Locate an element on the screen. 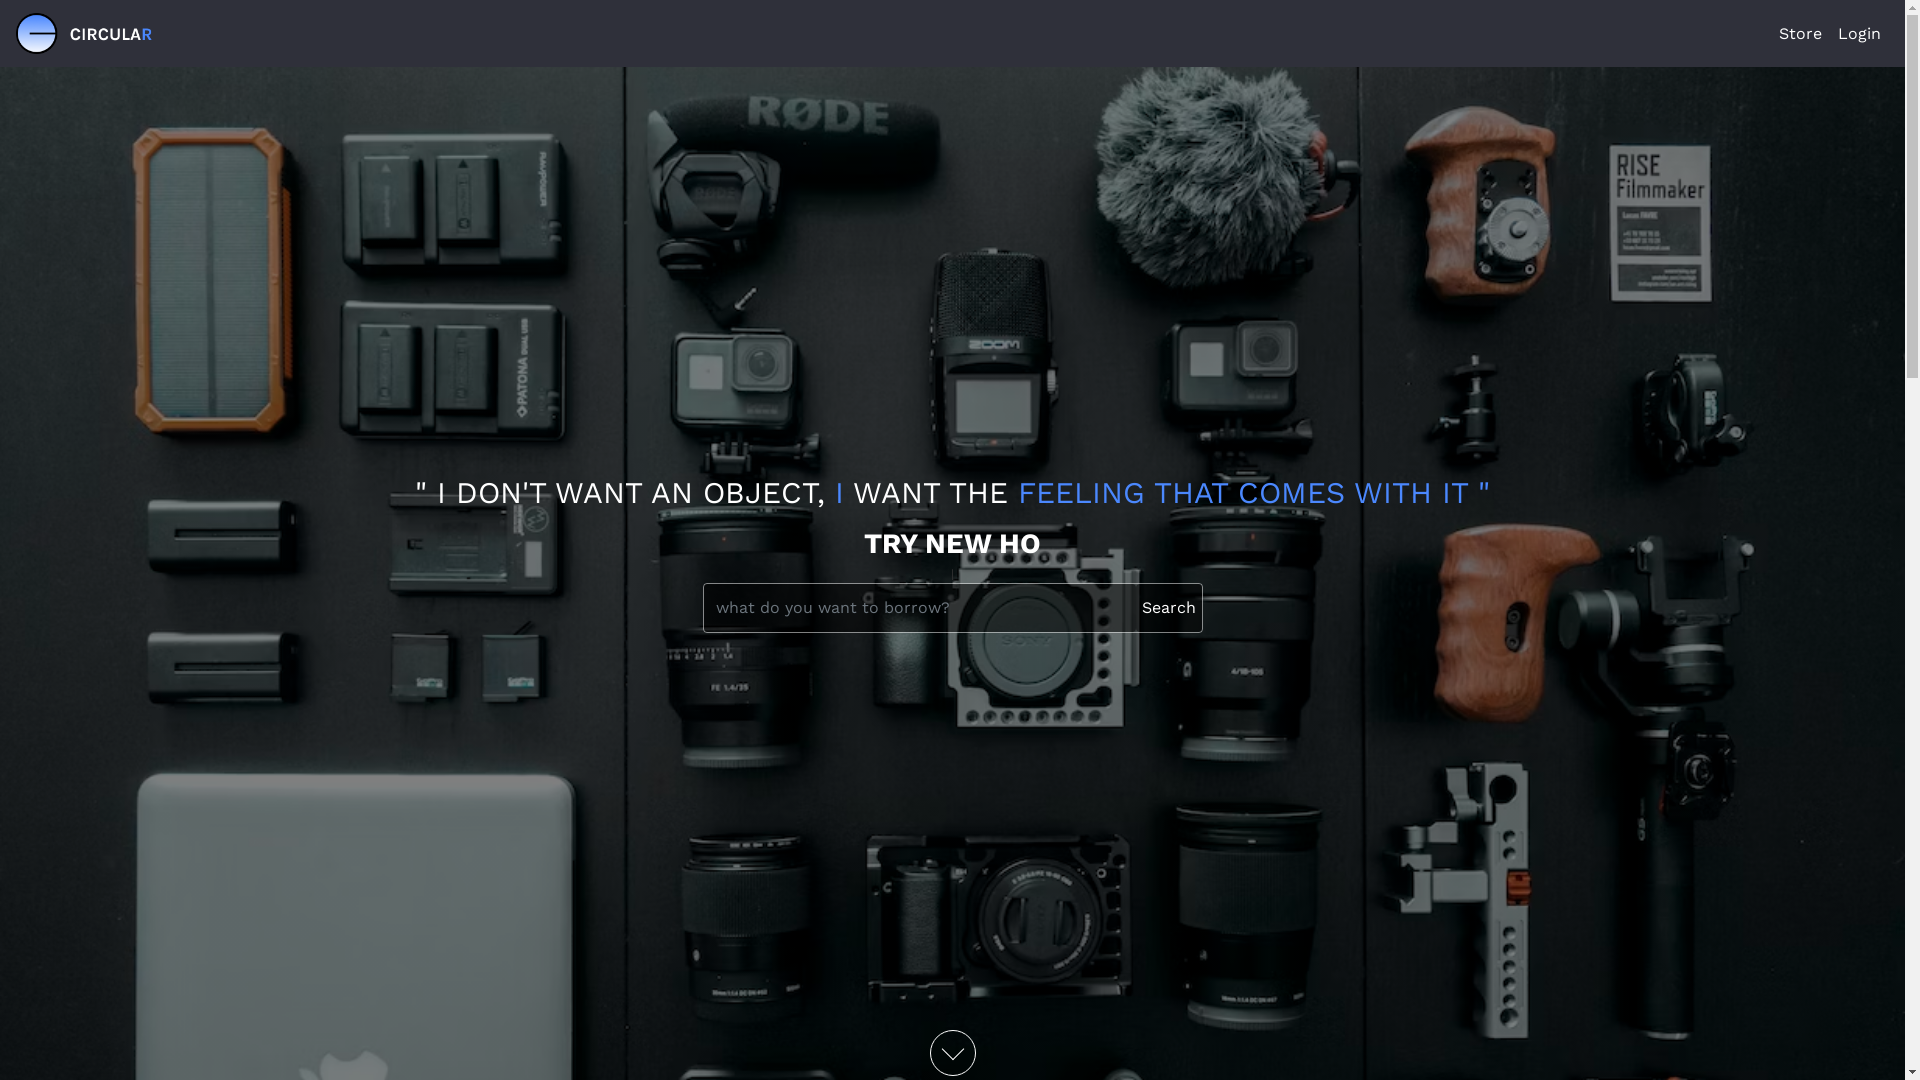 The width and height of the screenshot is (1920, 1080). 'Login' is located at coordinates (1858, 34).